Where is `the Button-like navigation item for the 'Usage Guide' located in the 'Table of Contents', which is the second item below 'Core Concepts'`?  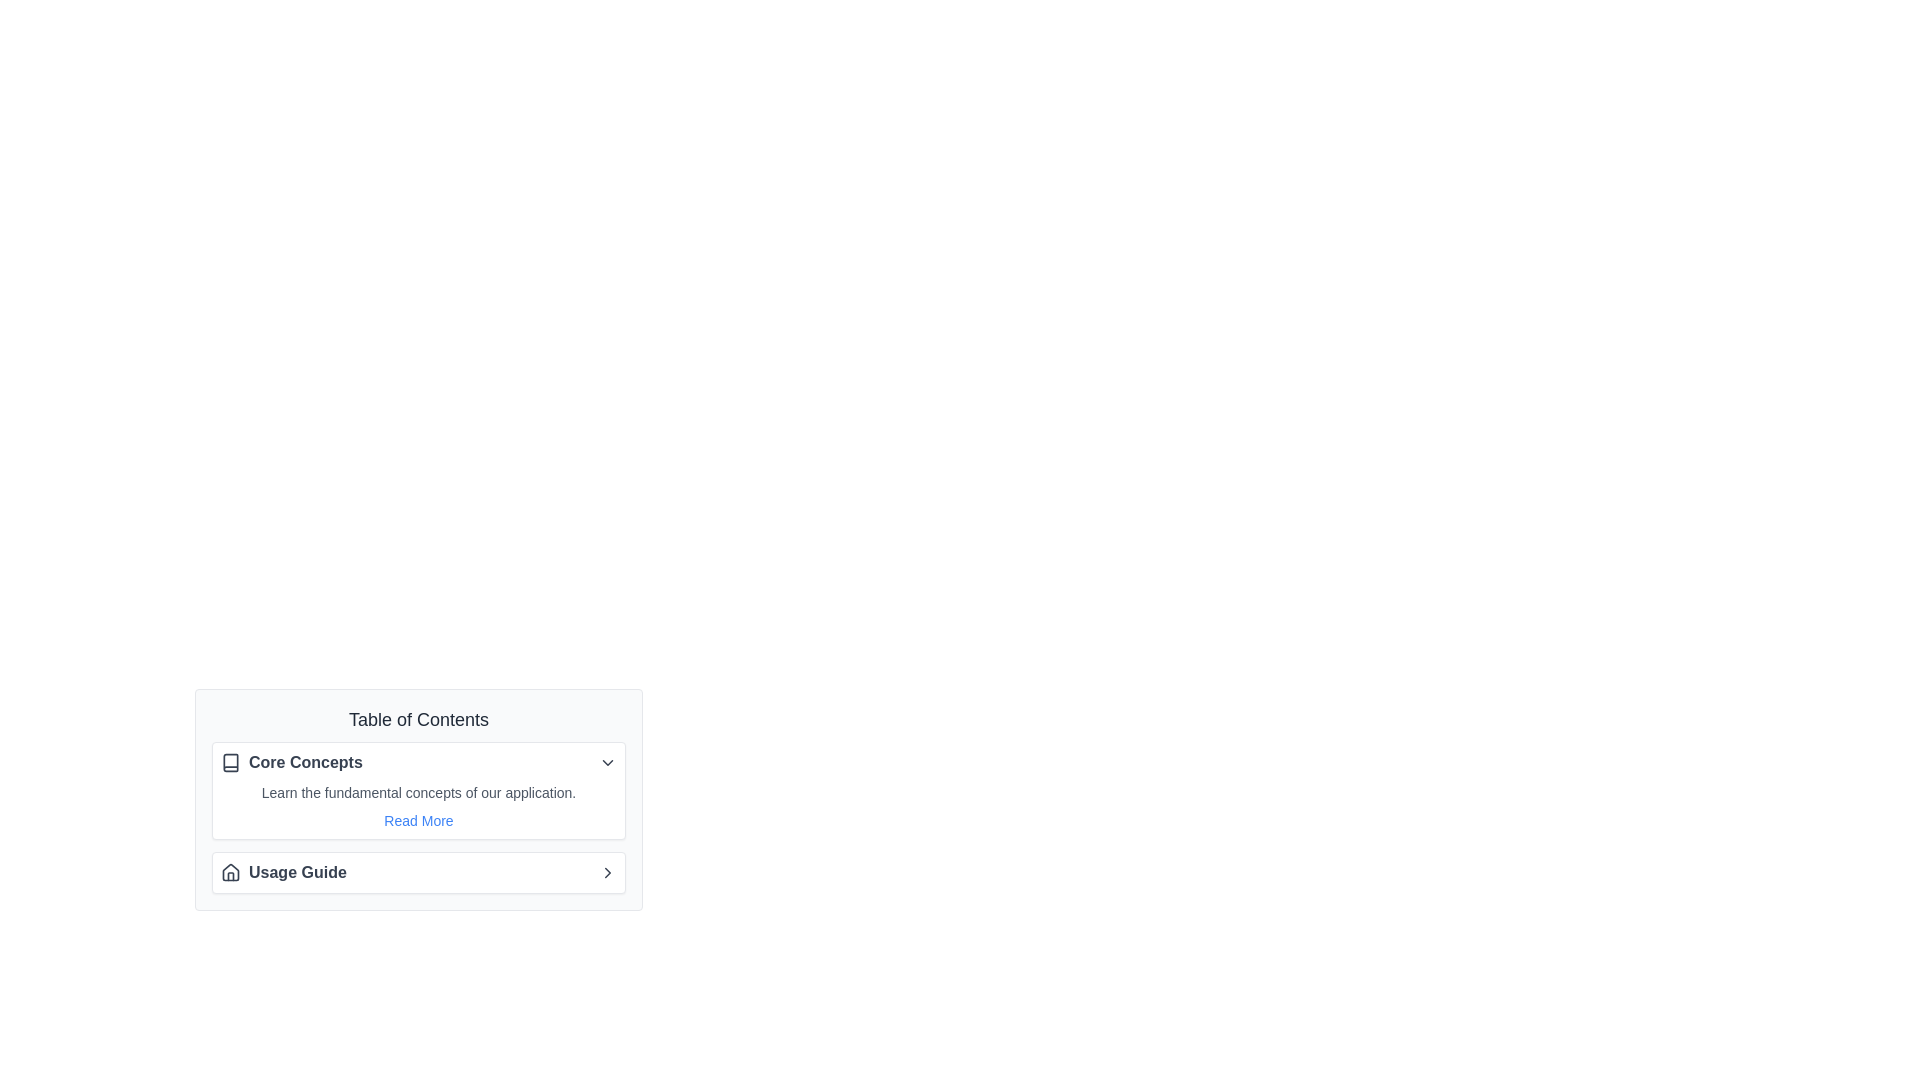
the Button-like navigation item for the 'Usage Guide' located in the 'Table of Contents', which is the second item below 'Core Concepts' is located at coordinates (417, 871).